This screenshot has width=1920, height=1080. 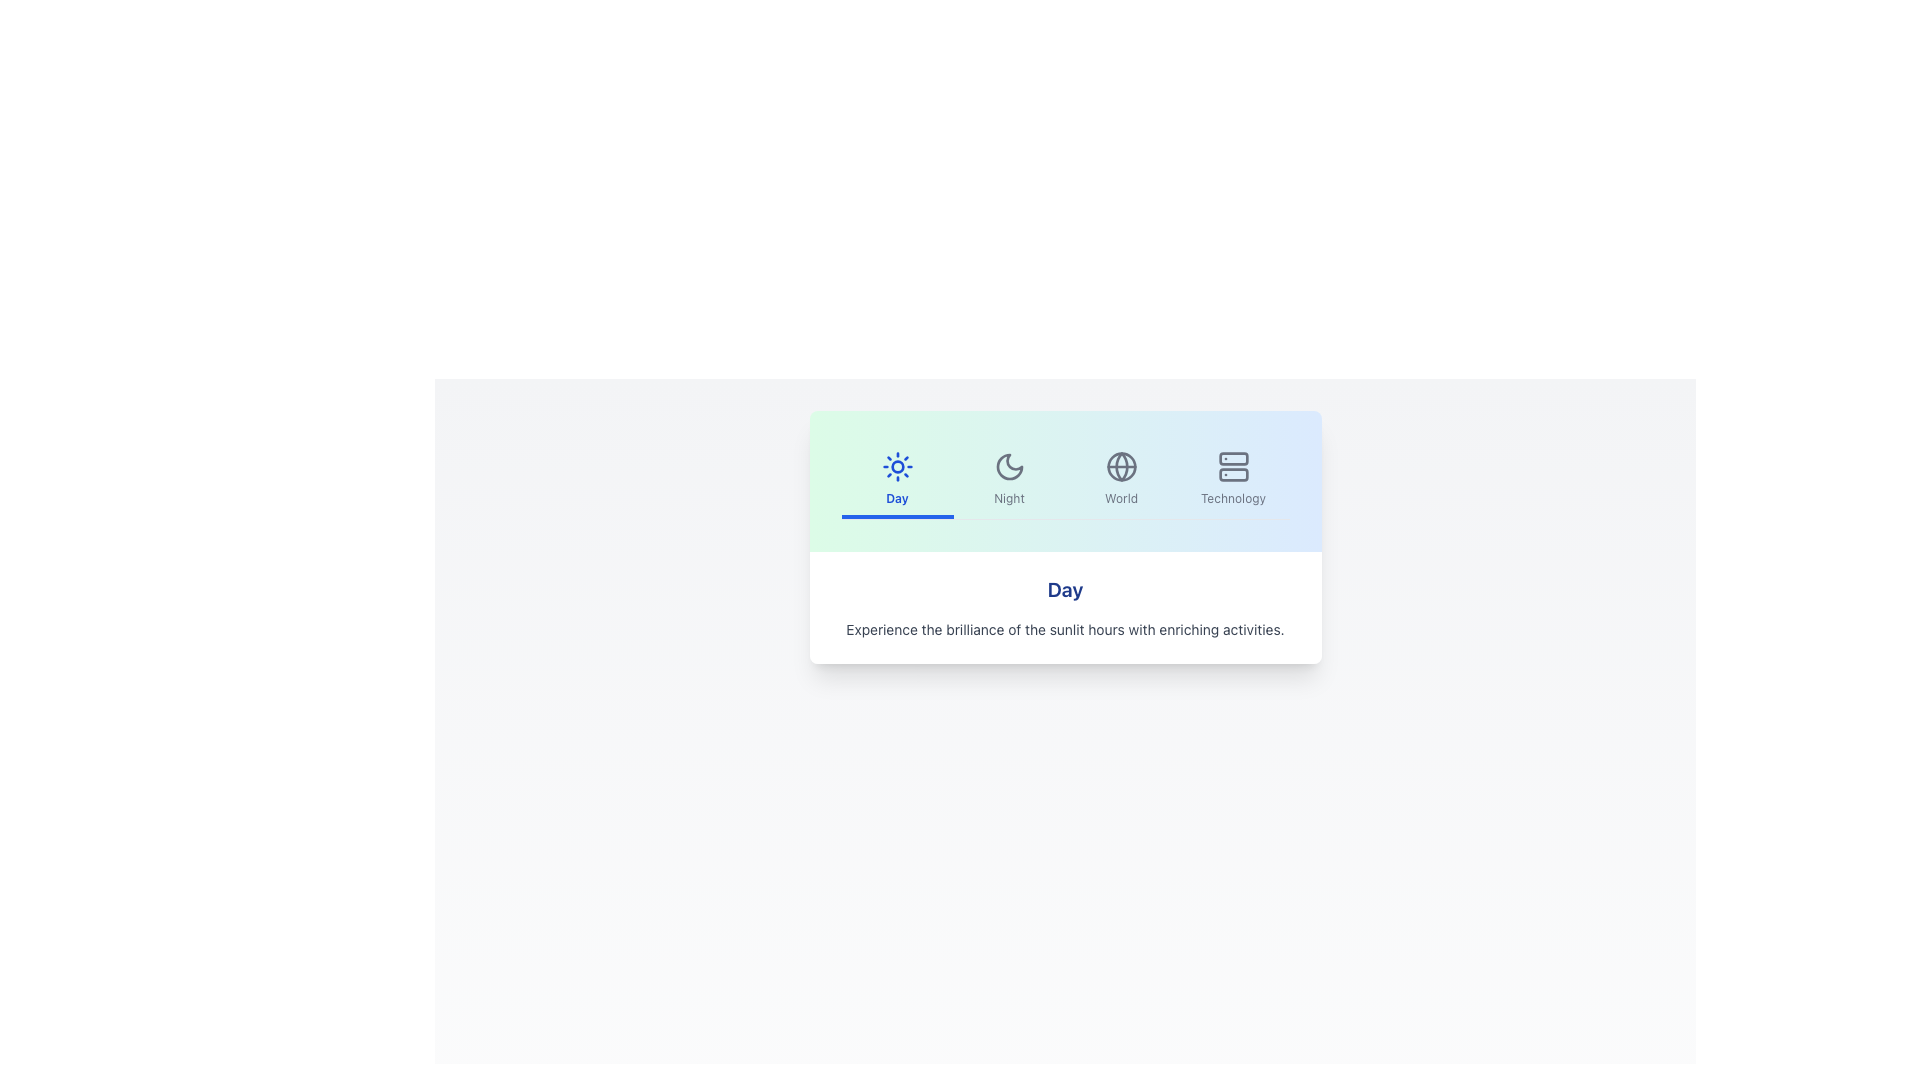 What do you see at coordinates (1064, 481) in the screenshot?
I see `the tab in the Navigation bar` at bounding box center [1064, 481].